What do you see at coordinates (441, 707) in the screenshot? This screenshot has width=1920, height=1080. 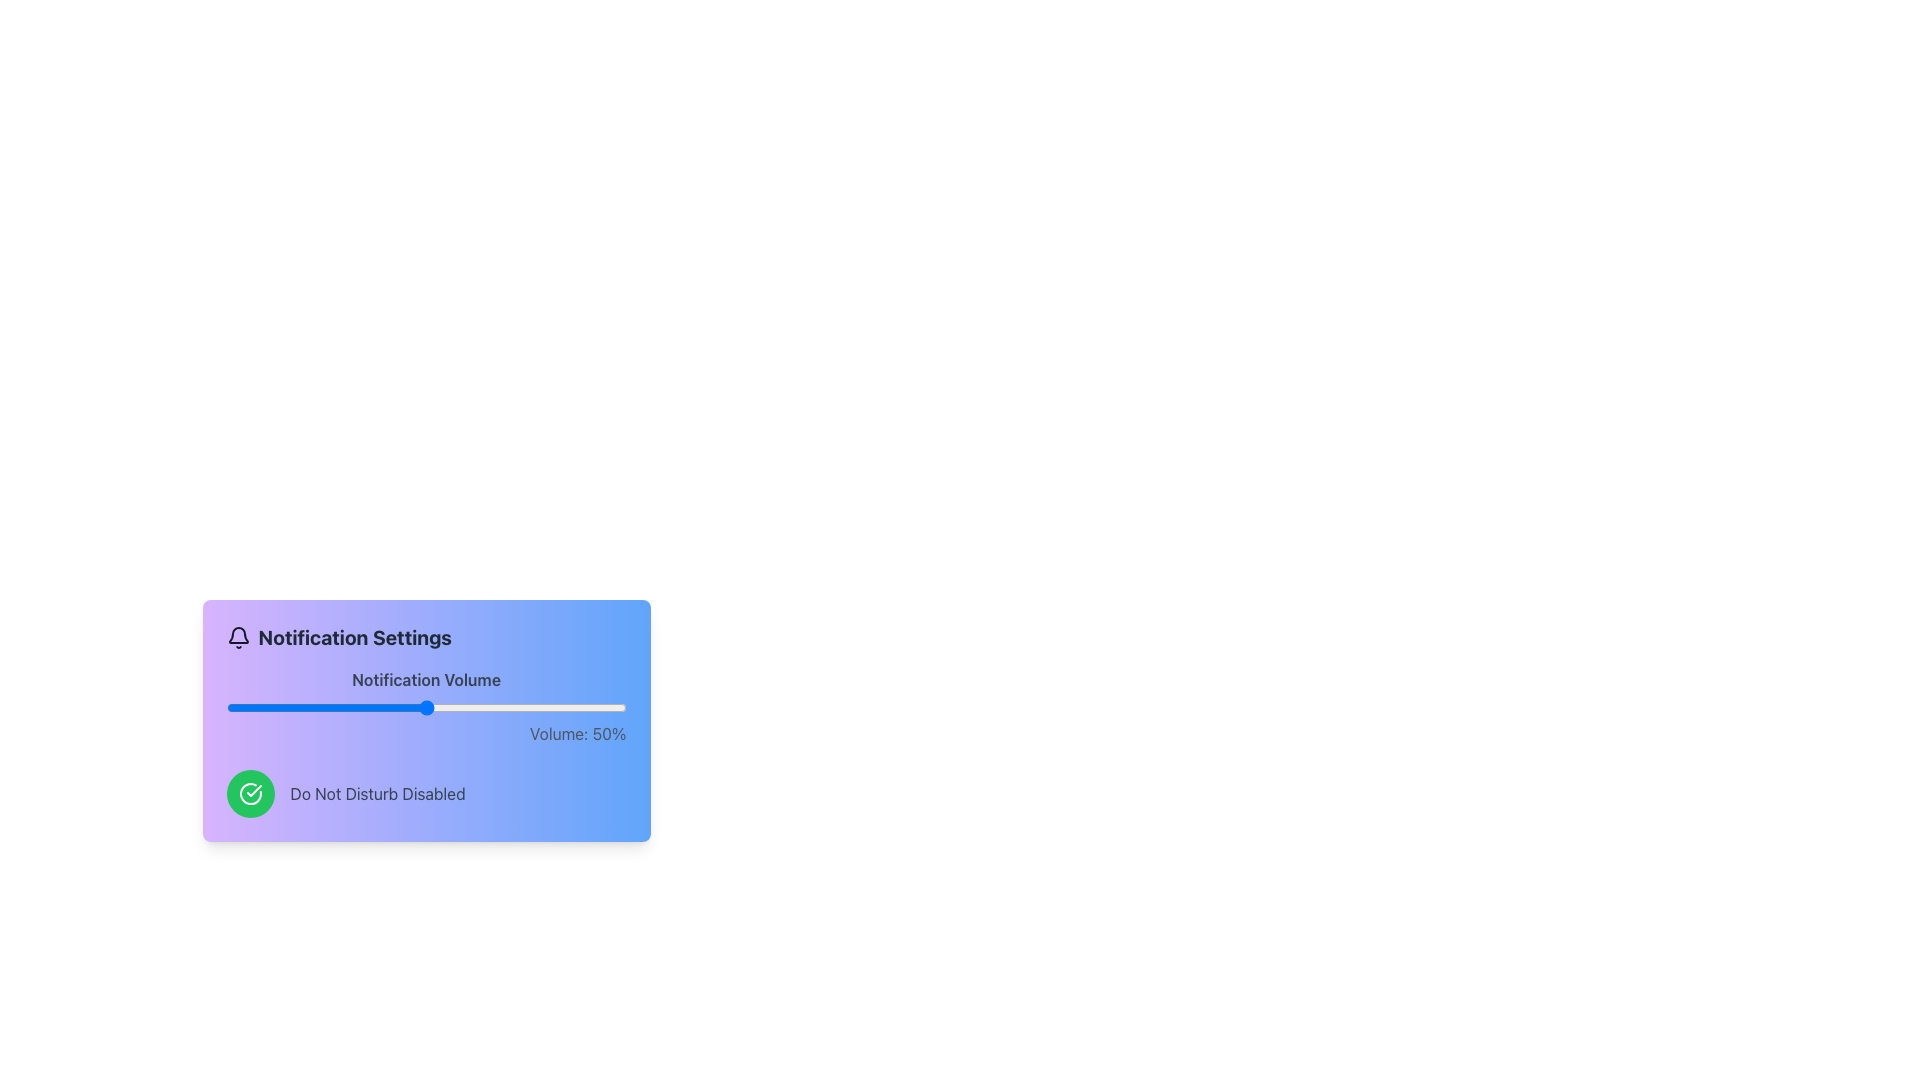 I see `notification volume` at bounding box center [441, 707].